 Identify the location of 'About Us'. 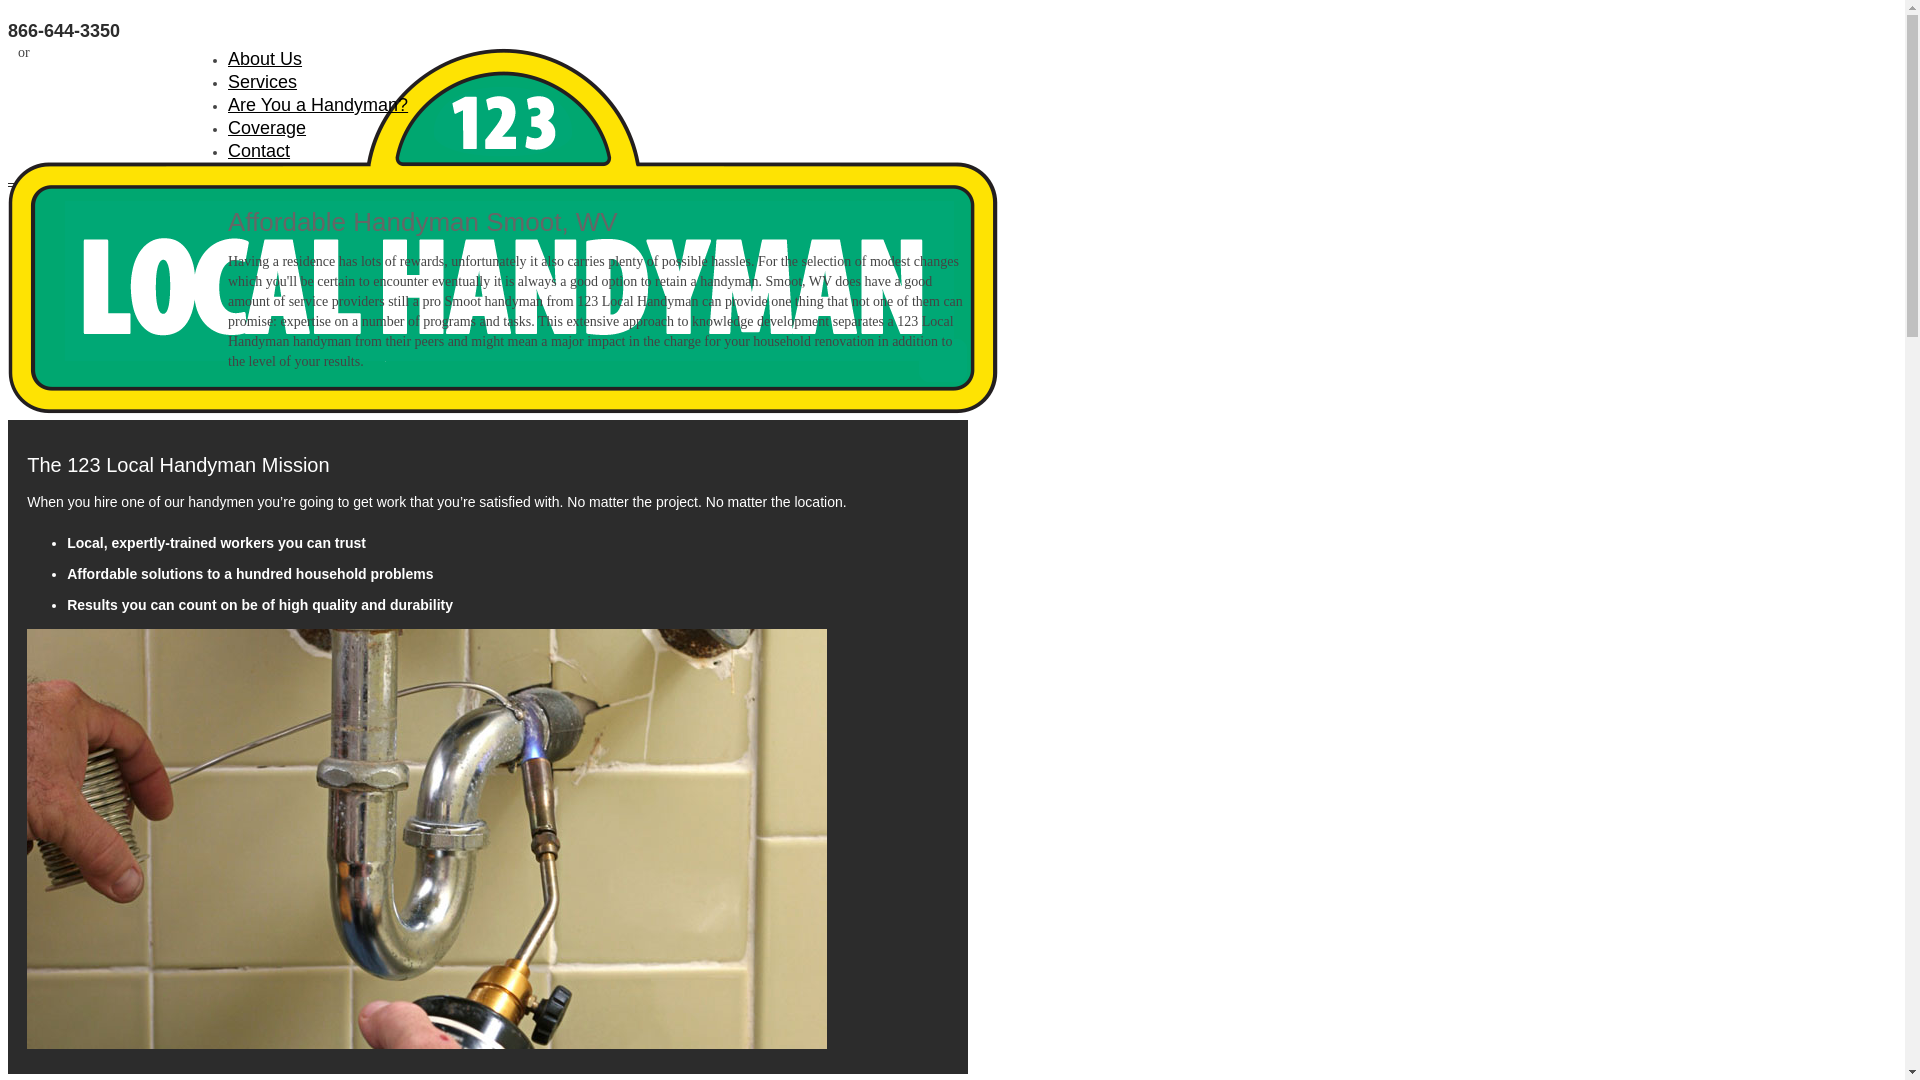
(263, 57).